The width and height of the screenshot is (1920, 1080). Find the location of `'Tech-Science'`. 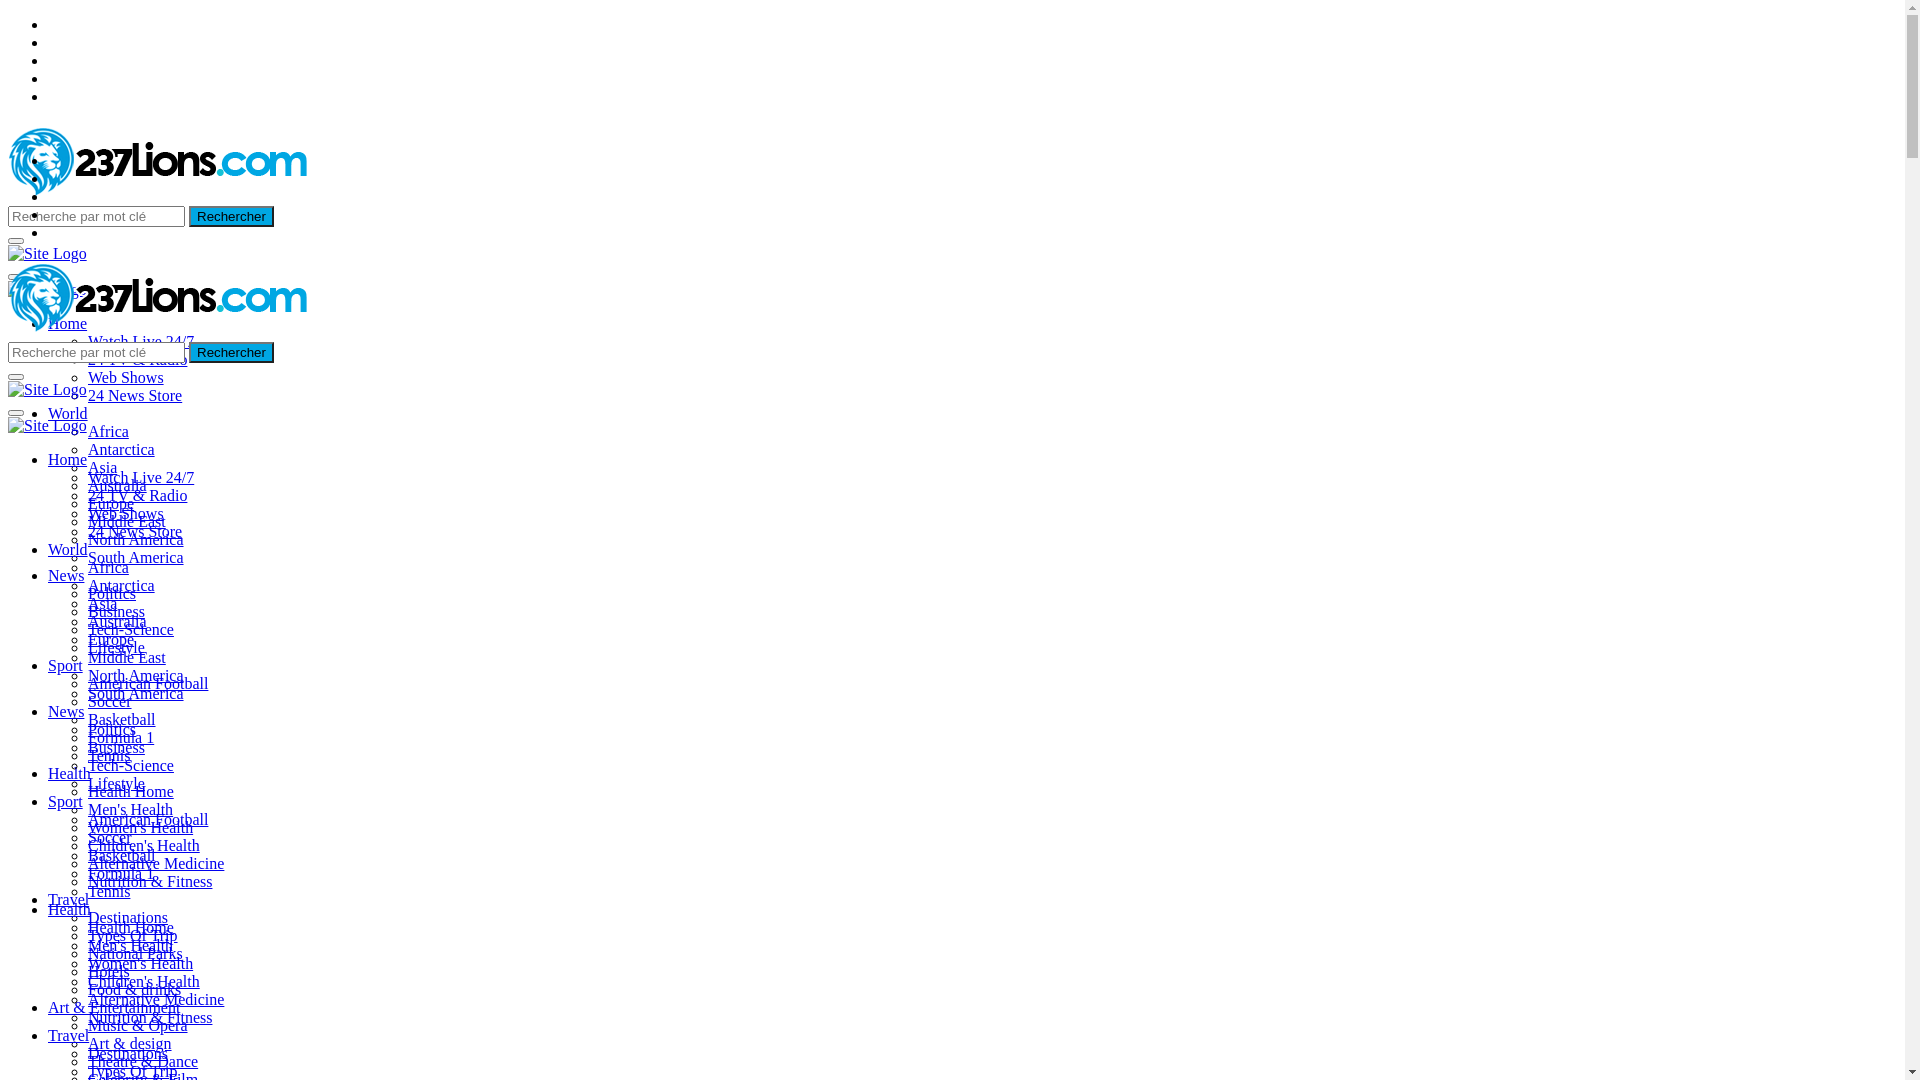

'Tech-Science' is located at coordinates (86, 628).